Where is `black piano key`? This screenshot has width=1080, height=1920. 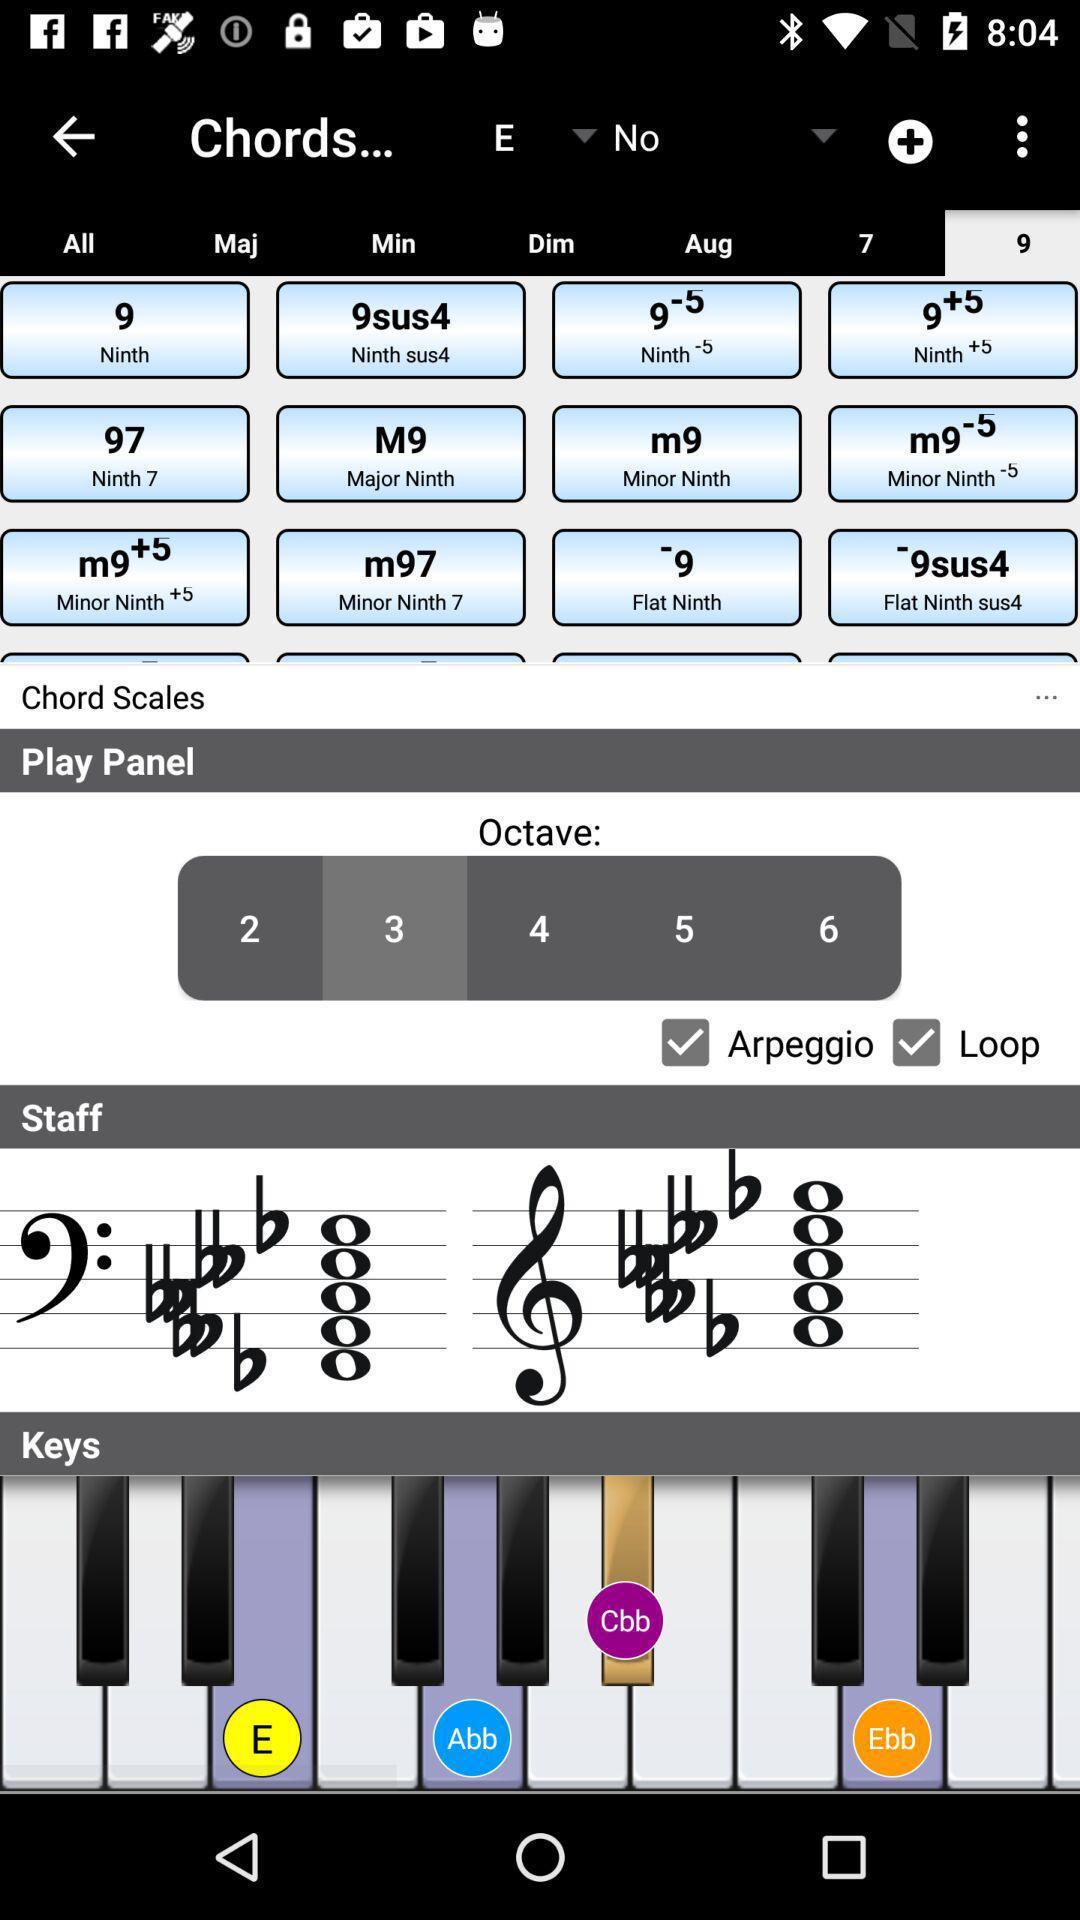
black piano key is located at coordinates (837, 1579).